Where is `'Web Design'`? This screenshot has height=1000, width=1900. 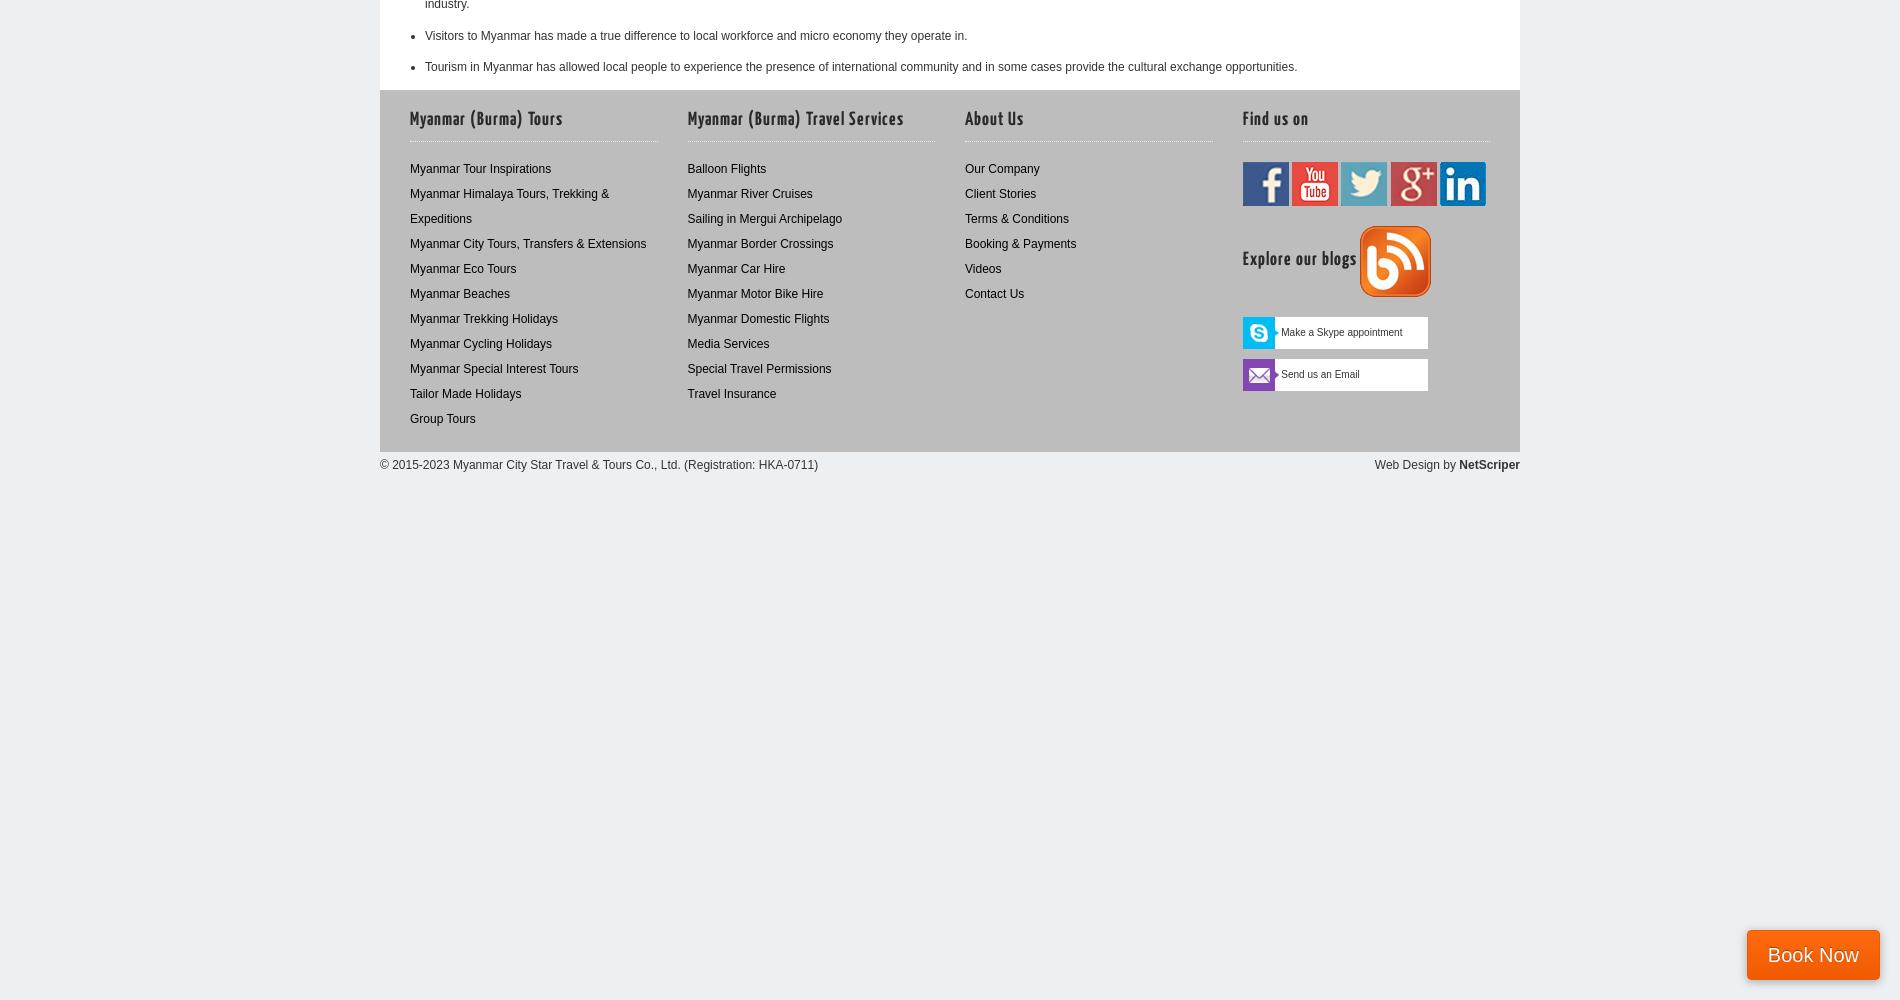 'Web Design' is located at coordinates (1405, 464).